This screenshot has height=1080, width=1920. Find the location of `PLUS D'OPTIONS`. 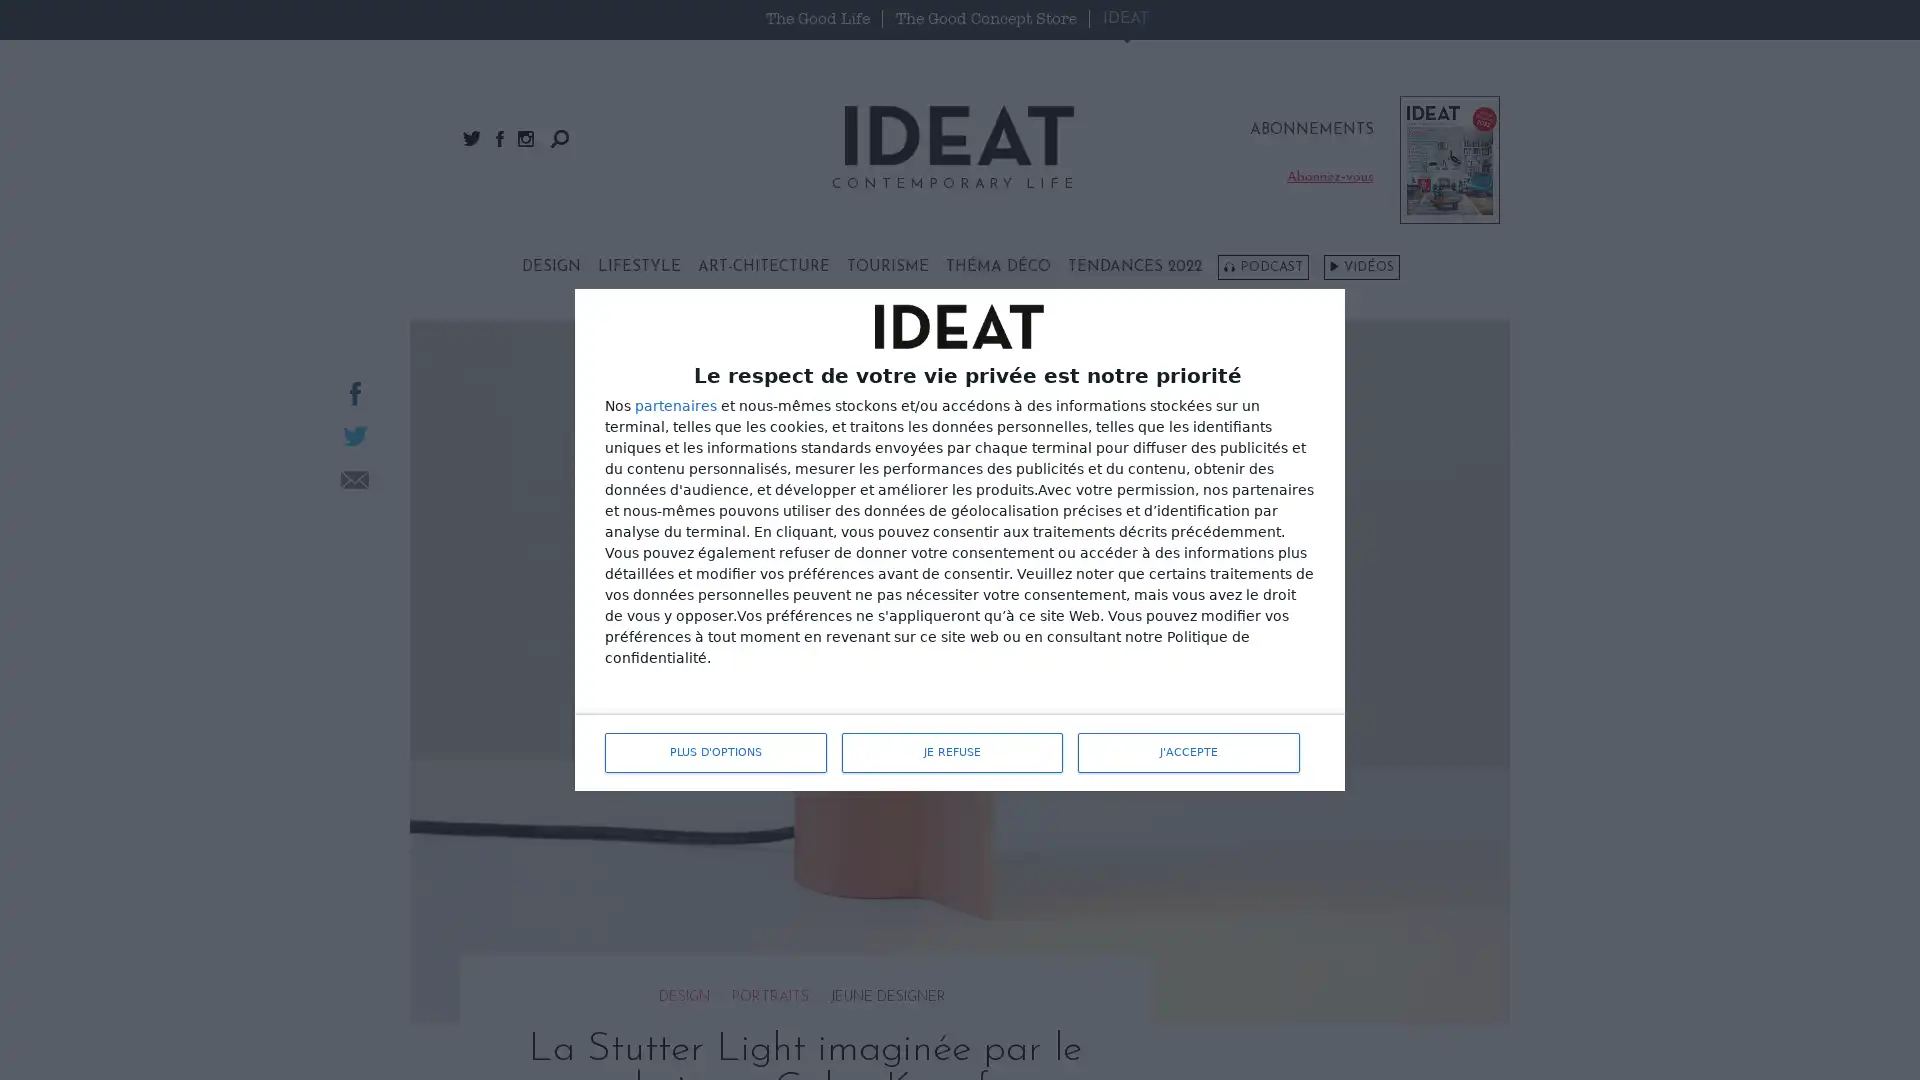

PLUS D'OPTIONS is located at coordinates (715, 752).